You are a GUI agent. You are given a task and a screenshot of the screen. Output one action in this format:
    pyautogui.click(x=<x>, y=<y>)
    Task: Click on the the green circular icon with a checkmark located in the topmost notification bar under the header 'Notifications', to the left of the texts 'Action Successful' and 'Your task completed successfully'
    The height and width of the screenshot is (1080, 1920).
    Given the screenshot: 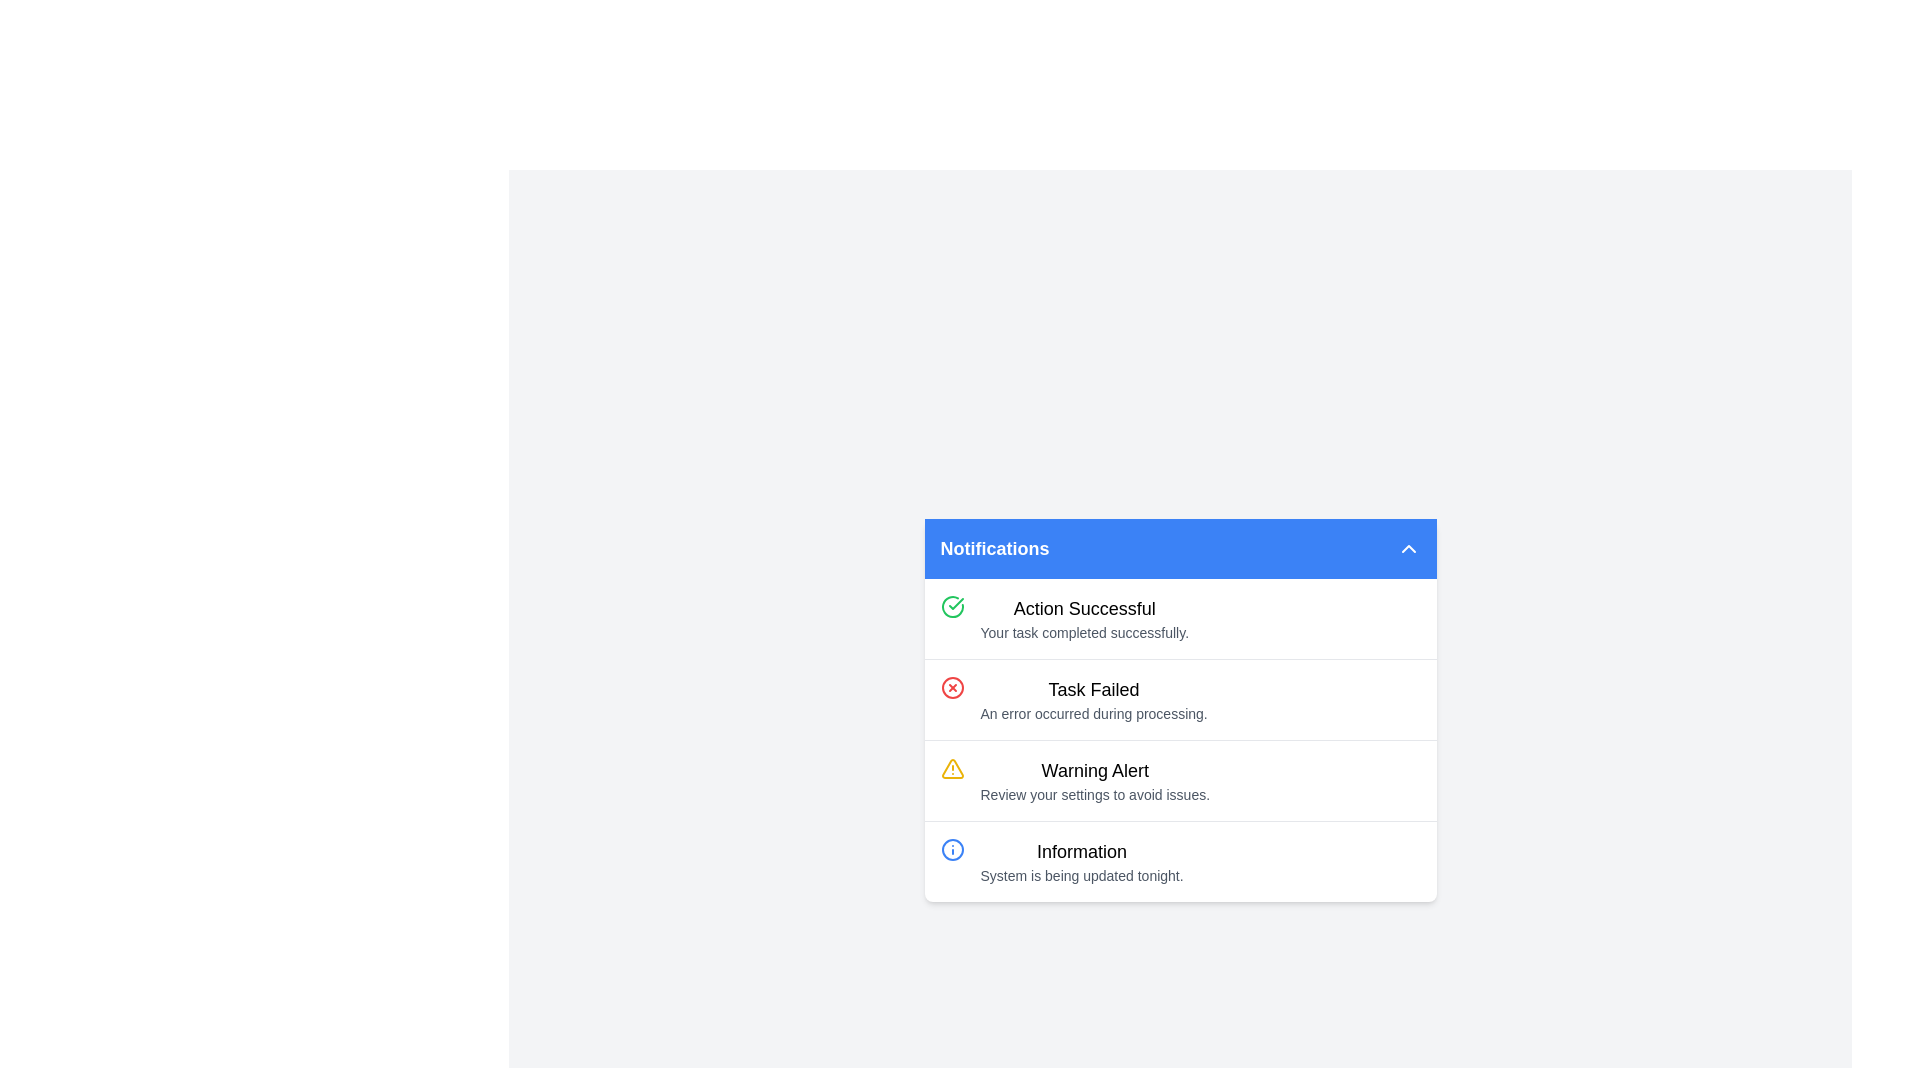 What is the action you would take?
    pyautogui.click(x=951, y=605)
    